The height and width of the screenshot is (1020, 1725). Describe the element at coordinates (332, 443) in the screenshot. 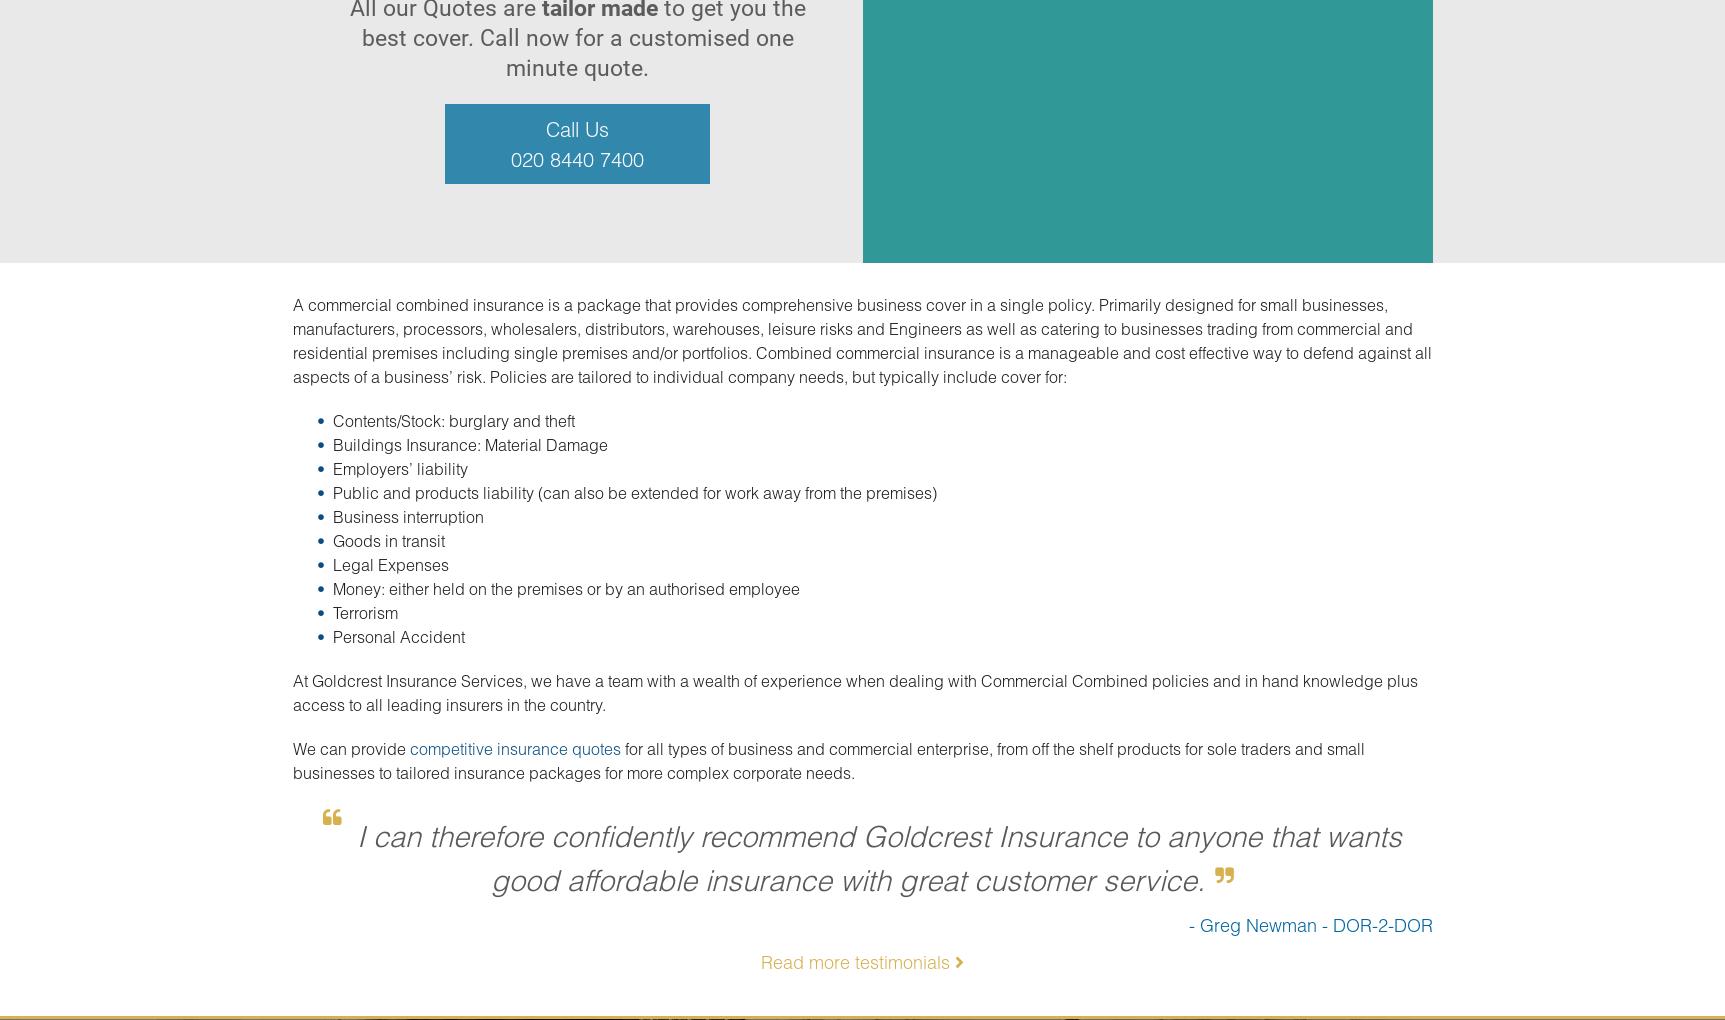

I see `'Buildings Insurance: Material Damage'` at that location.